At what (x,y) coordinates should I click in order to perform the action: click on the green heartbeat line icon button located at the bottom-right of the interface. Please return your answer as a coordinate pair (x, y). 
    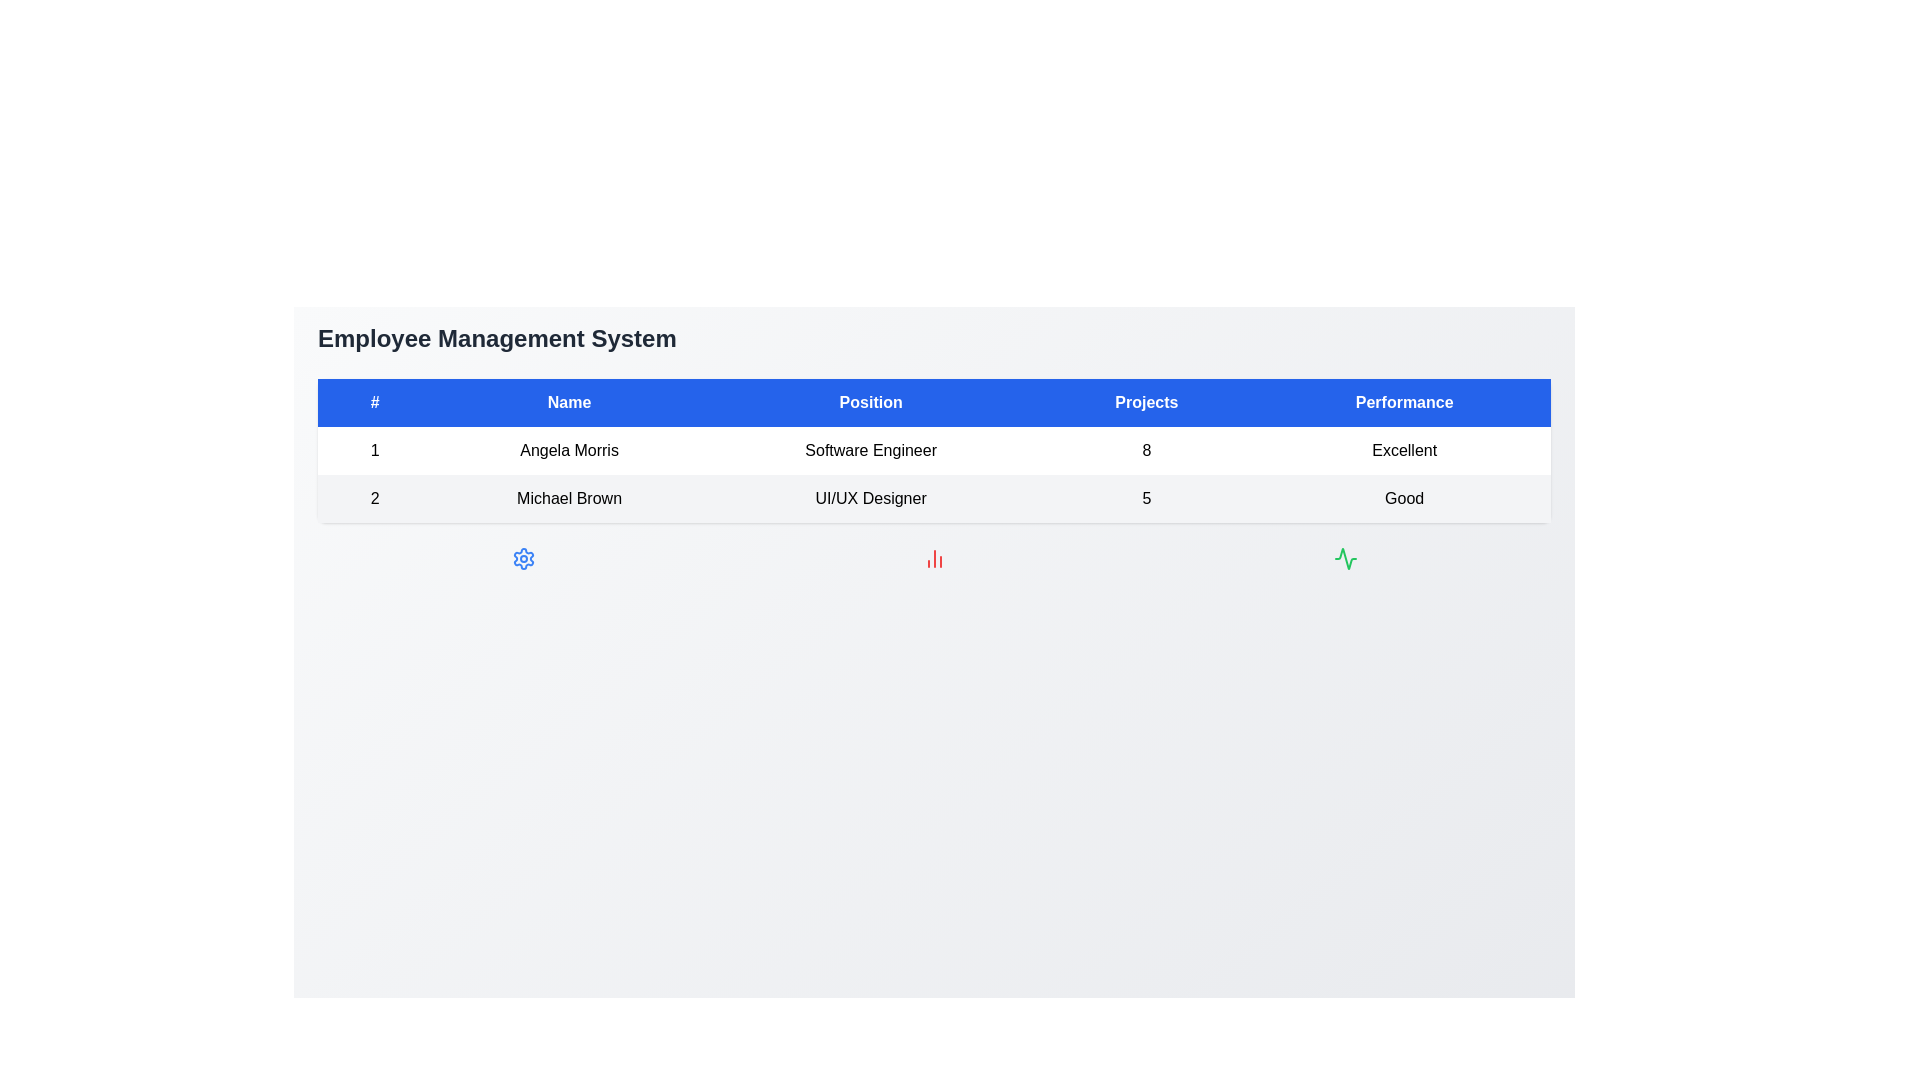
    Looking at the image, I should click on (1345, 559).